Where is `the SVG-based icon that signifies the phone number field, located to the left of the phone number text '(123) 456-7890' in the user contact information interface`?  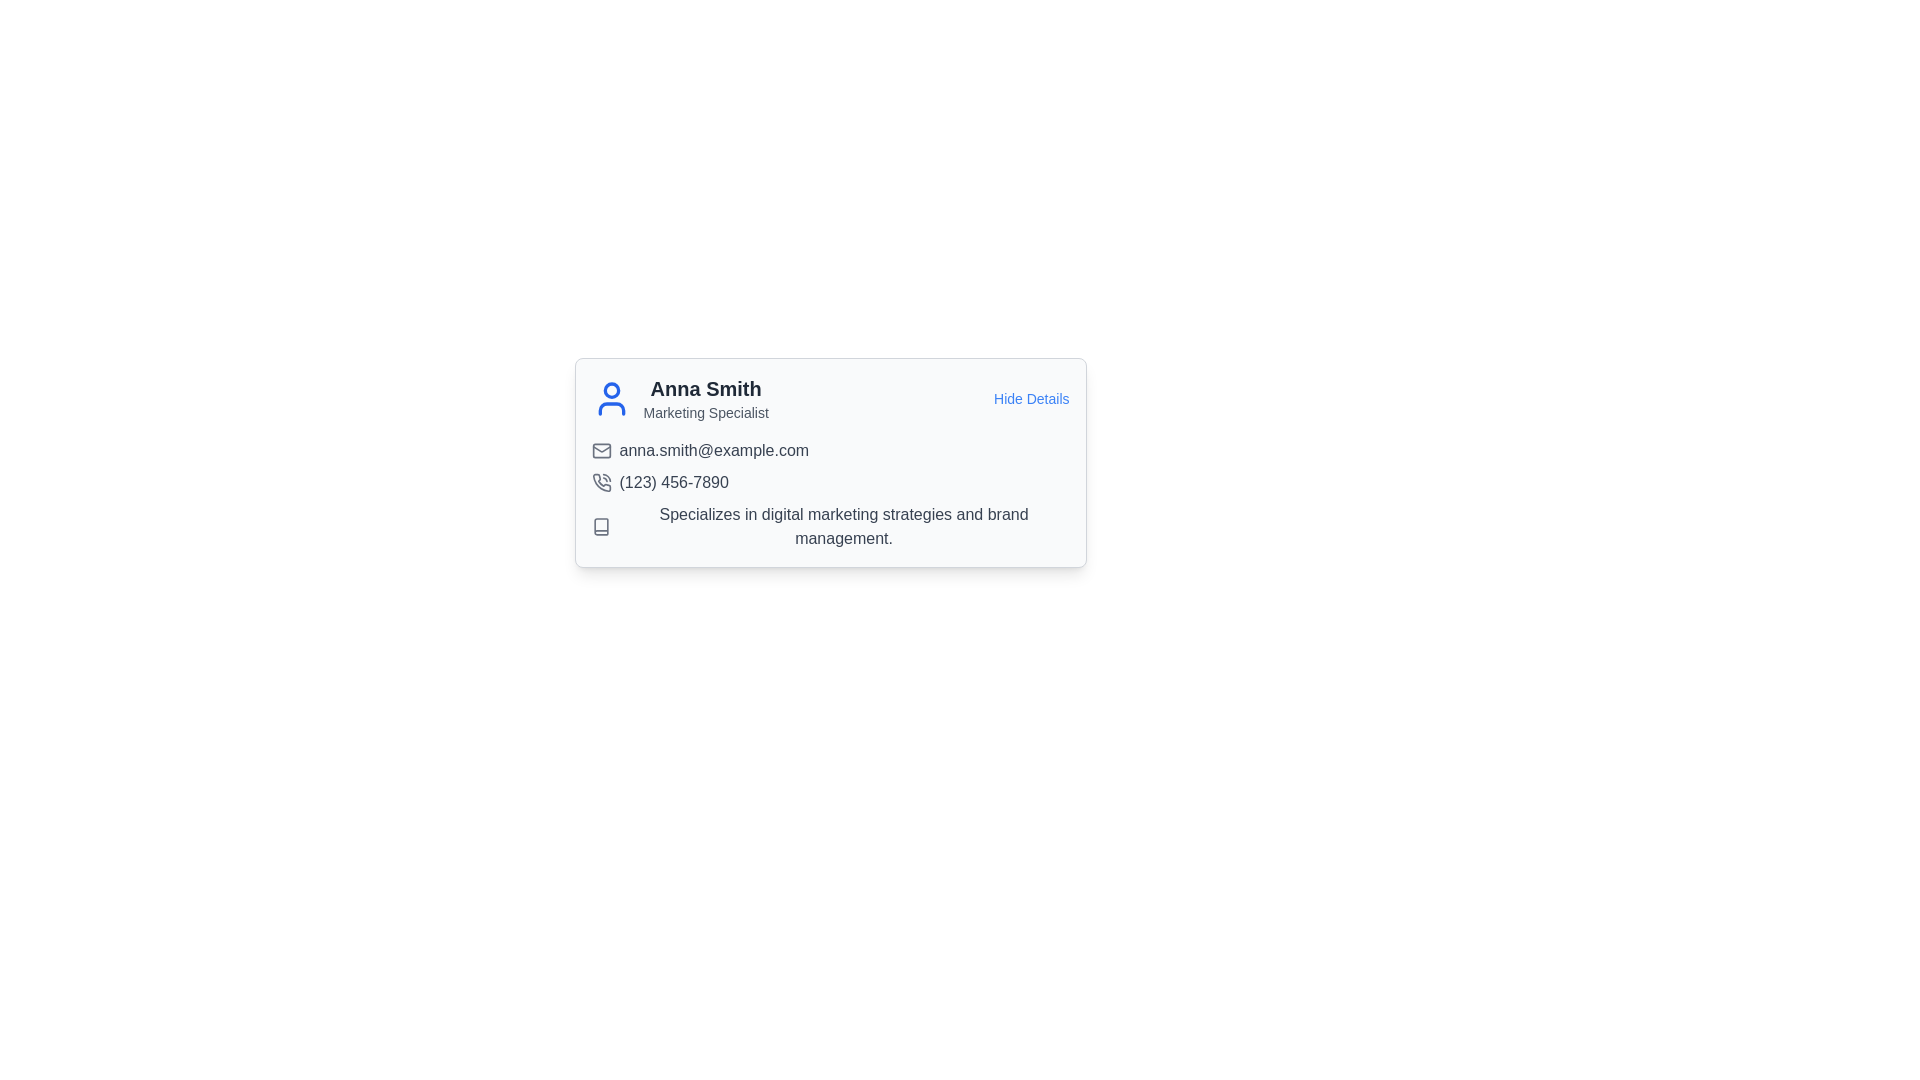
the SVG-based icon that signifies the phone number field, located to the left of the phone number text '(123) 456-7890' in the user contact information interface is located at coordinates (600, 482).